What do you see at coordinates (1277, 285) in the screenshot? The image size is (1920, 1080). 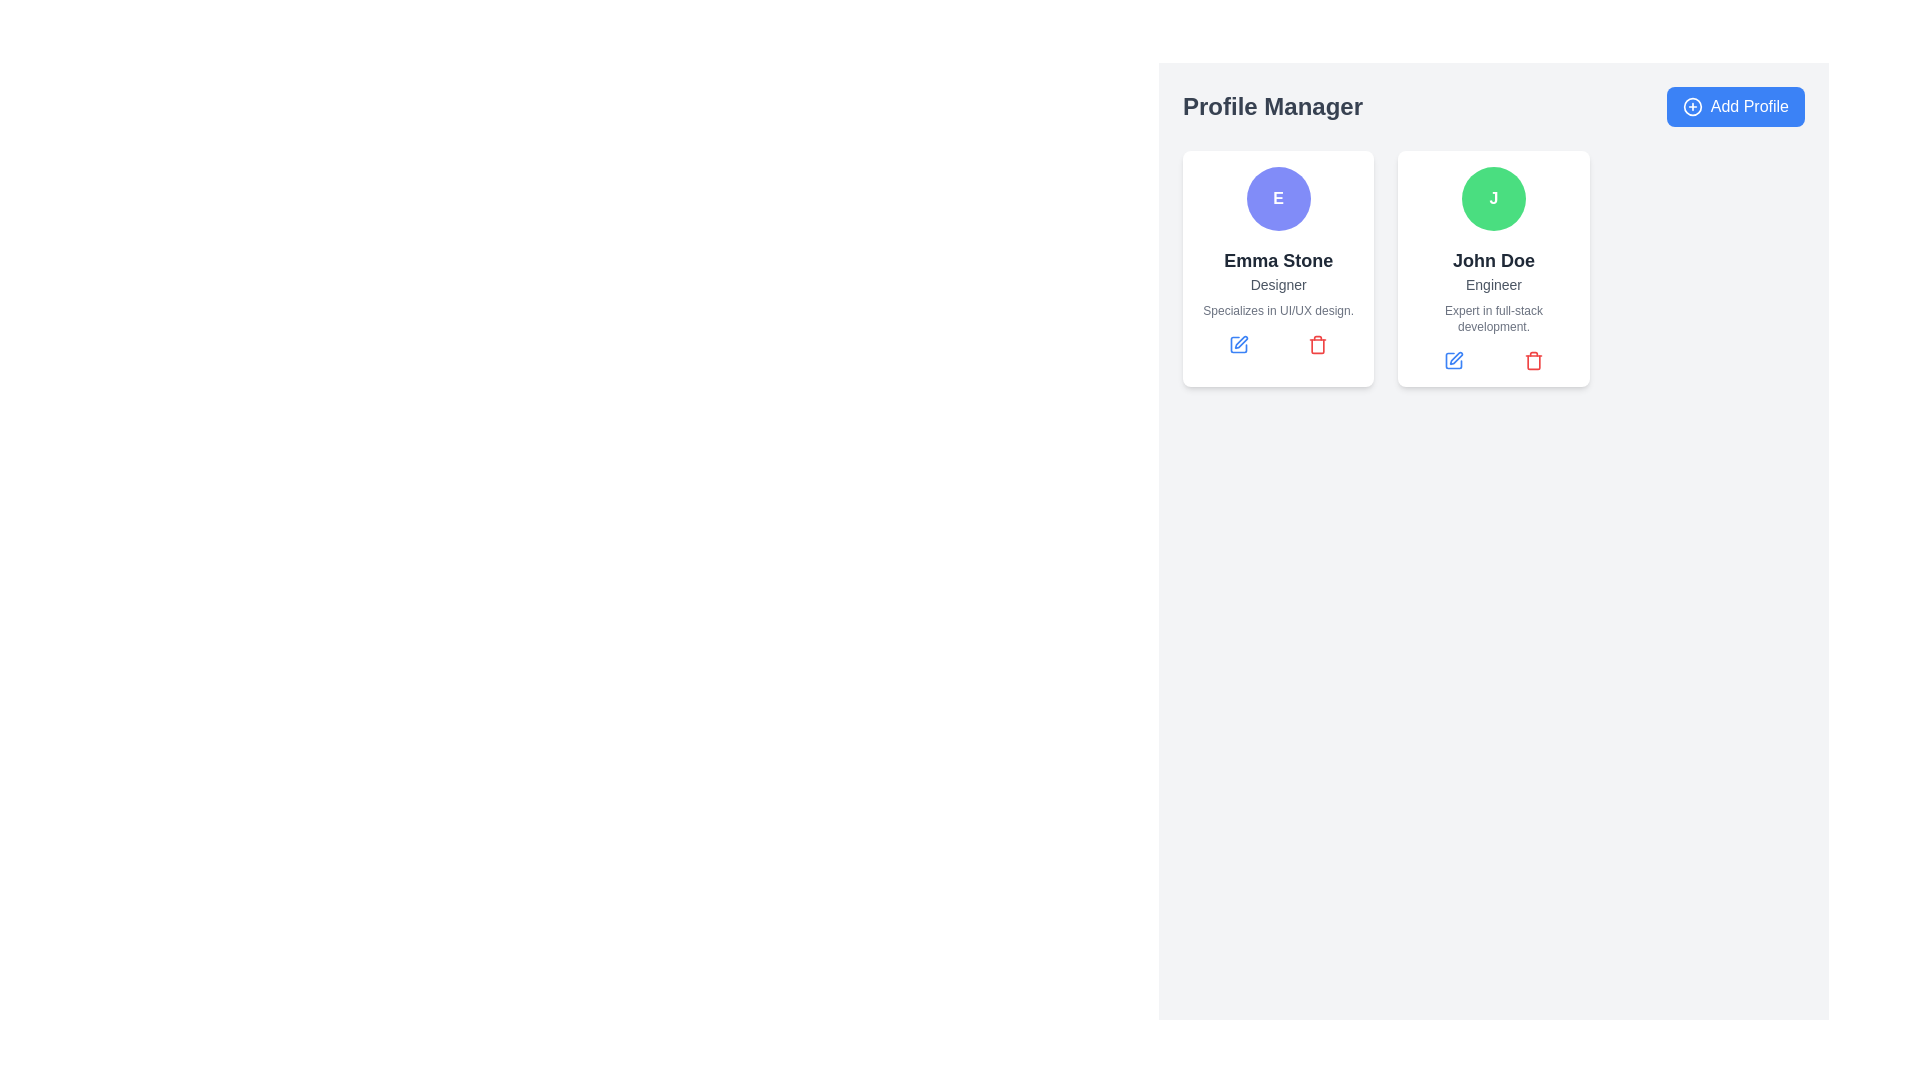 I see `the second line of text that indicates the role or title associated with the profile of 'Emma Stone', located between the name and the description` at bounding box center [1277, 285].